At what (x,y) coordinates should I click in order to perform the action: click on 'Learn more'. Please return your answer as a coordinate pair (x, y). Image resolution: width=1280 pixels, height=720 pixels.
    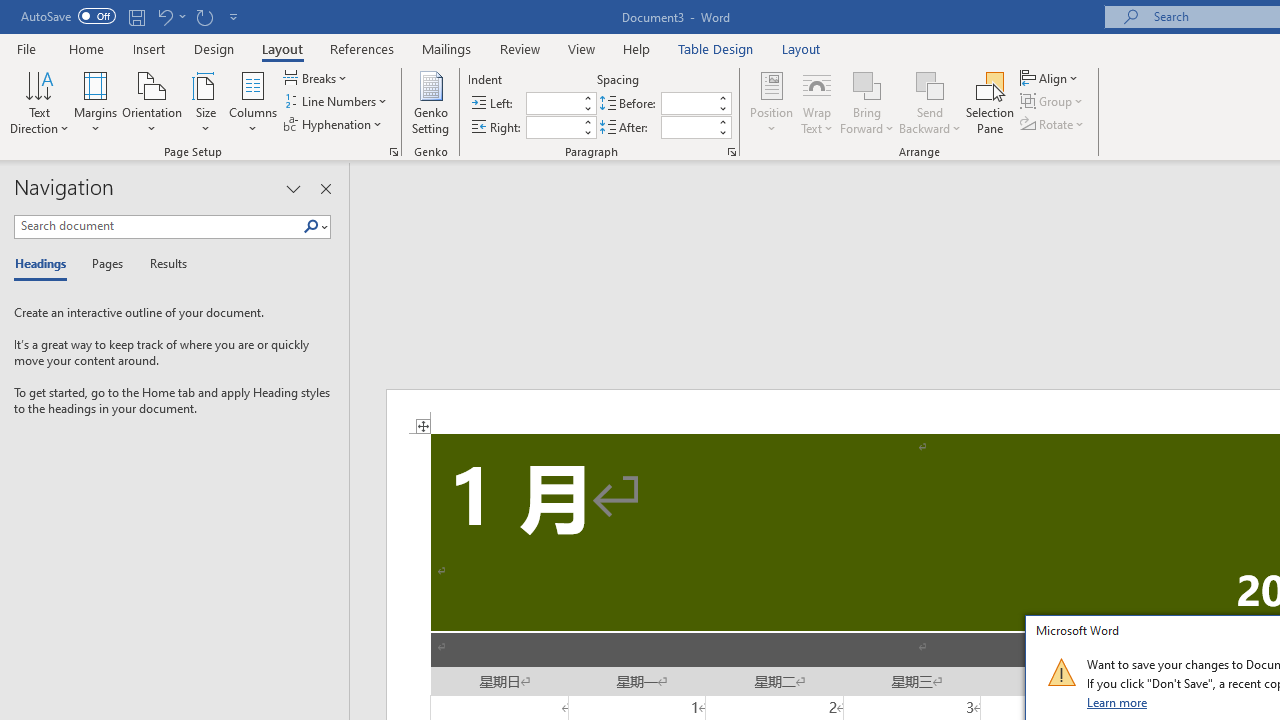
    Looking at the image, I should click on (1117, 701).